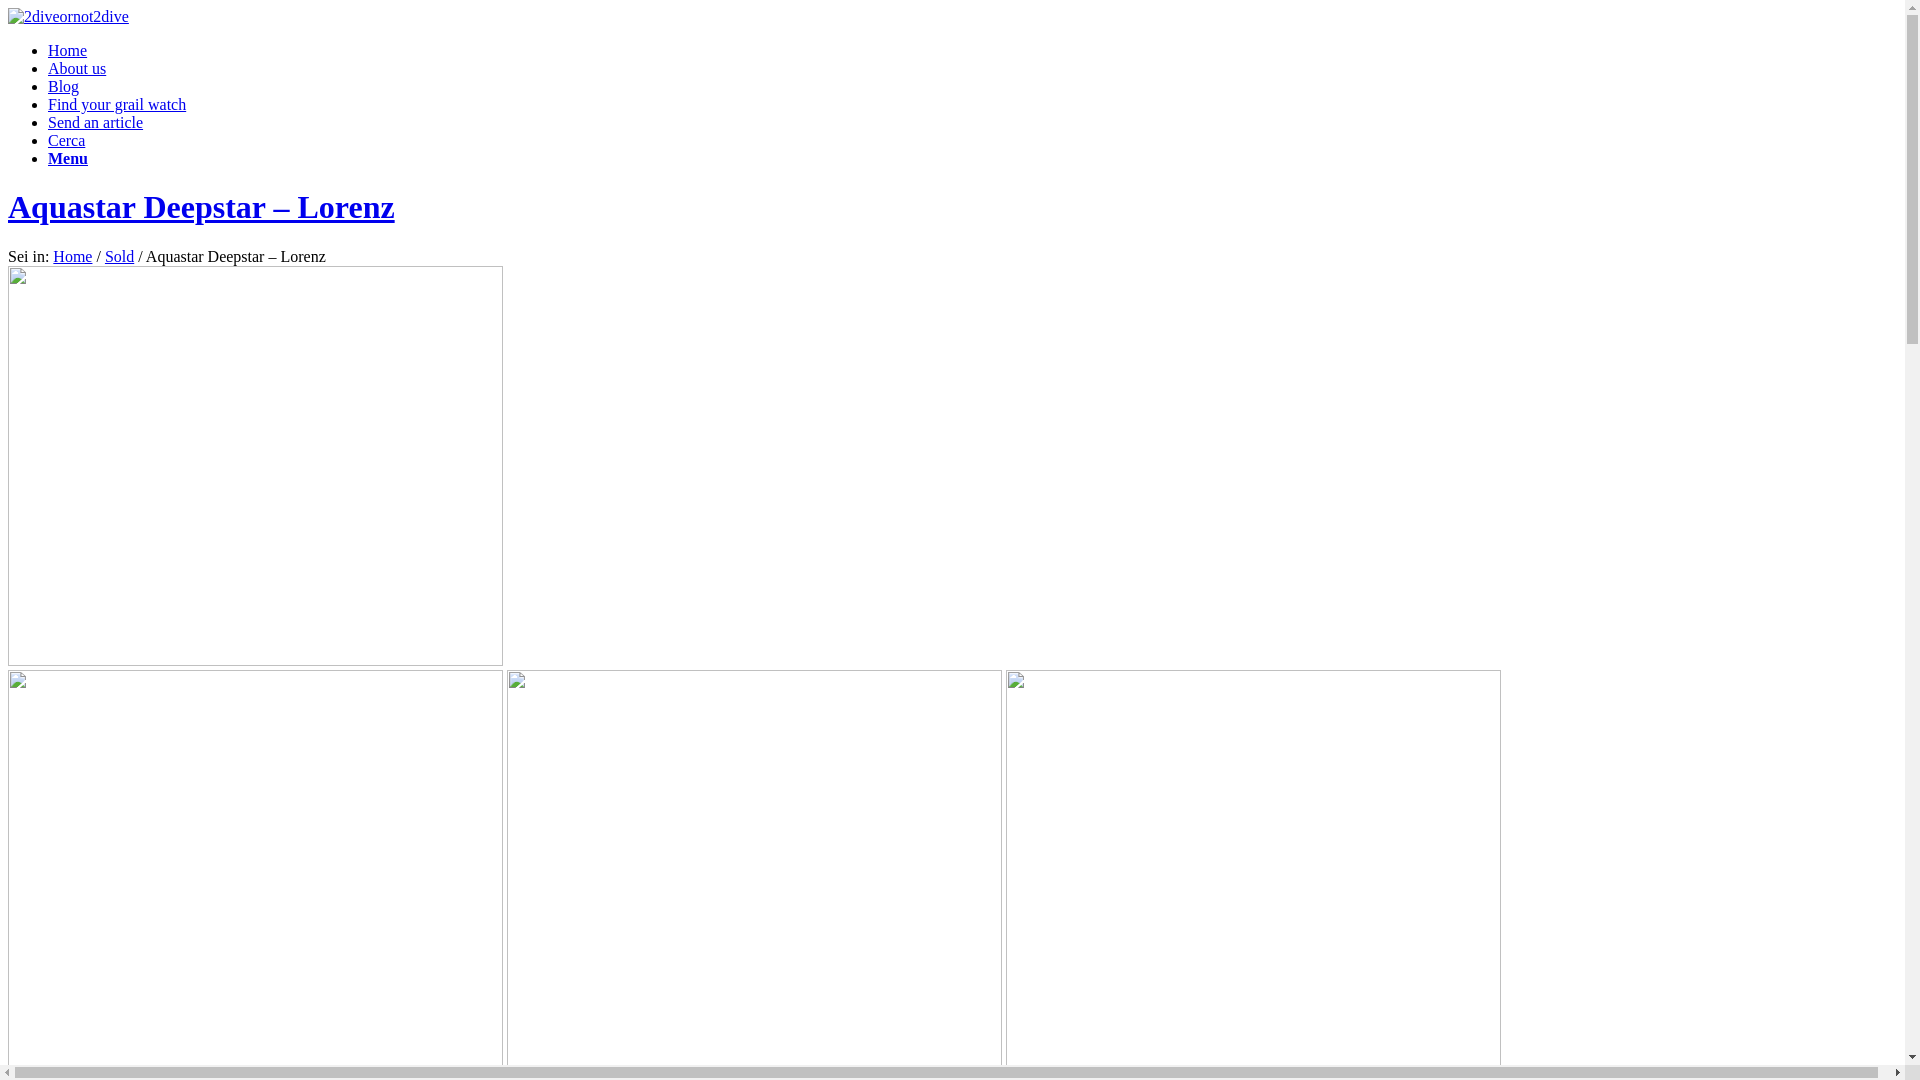 This screenshot has width=1920, height=1080. I want to click on 'About us', so click(76, 67).